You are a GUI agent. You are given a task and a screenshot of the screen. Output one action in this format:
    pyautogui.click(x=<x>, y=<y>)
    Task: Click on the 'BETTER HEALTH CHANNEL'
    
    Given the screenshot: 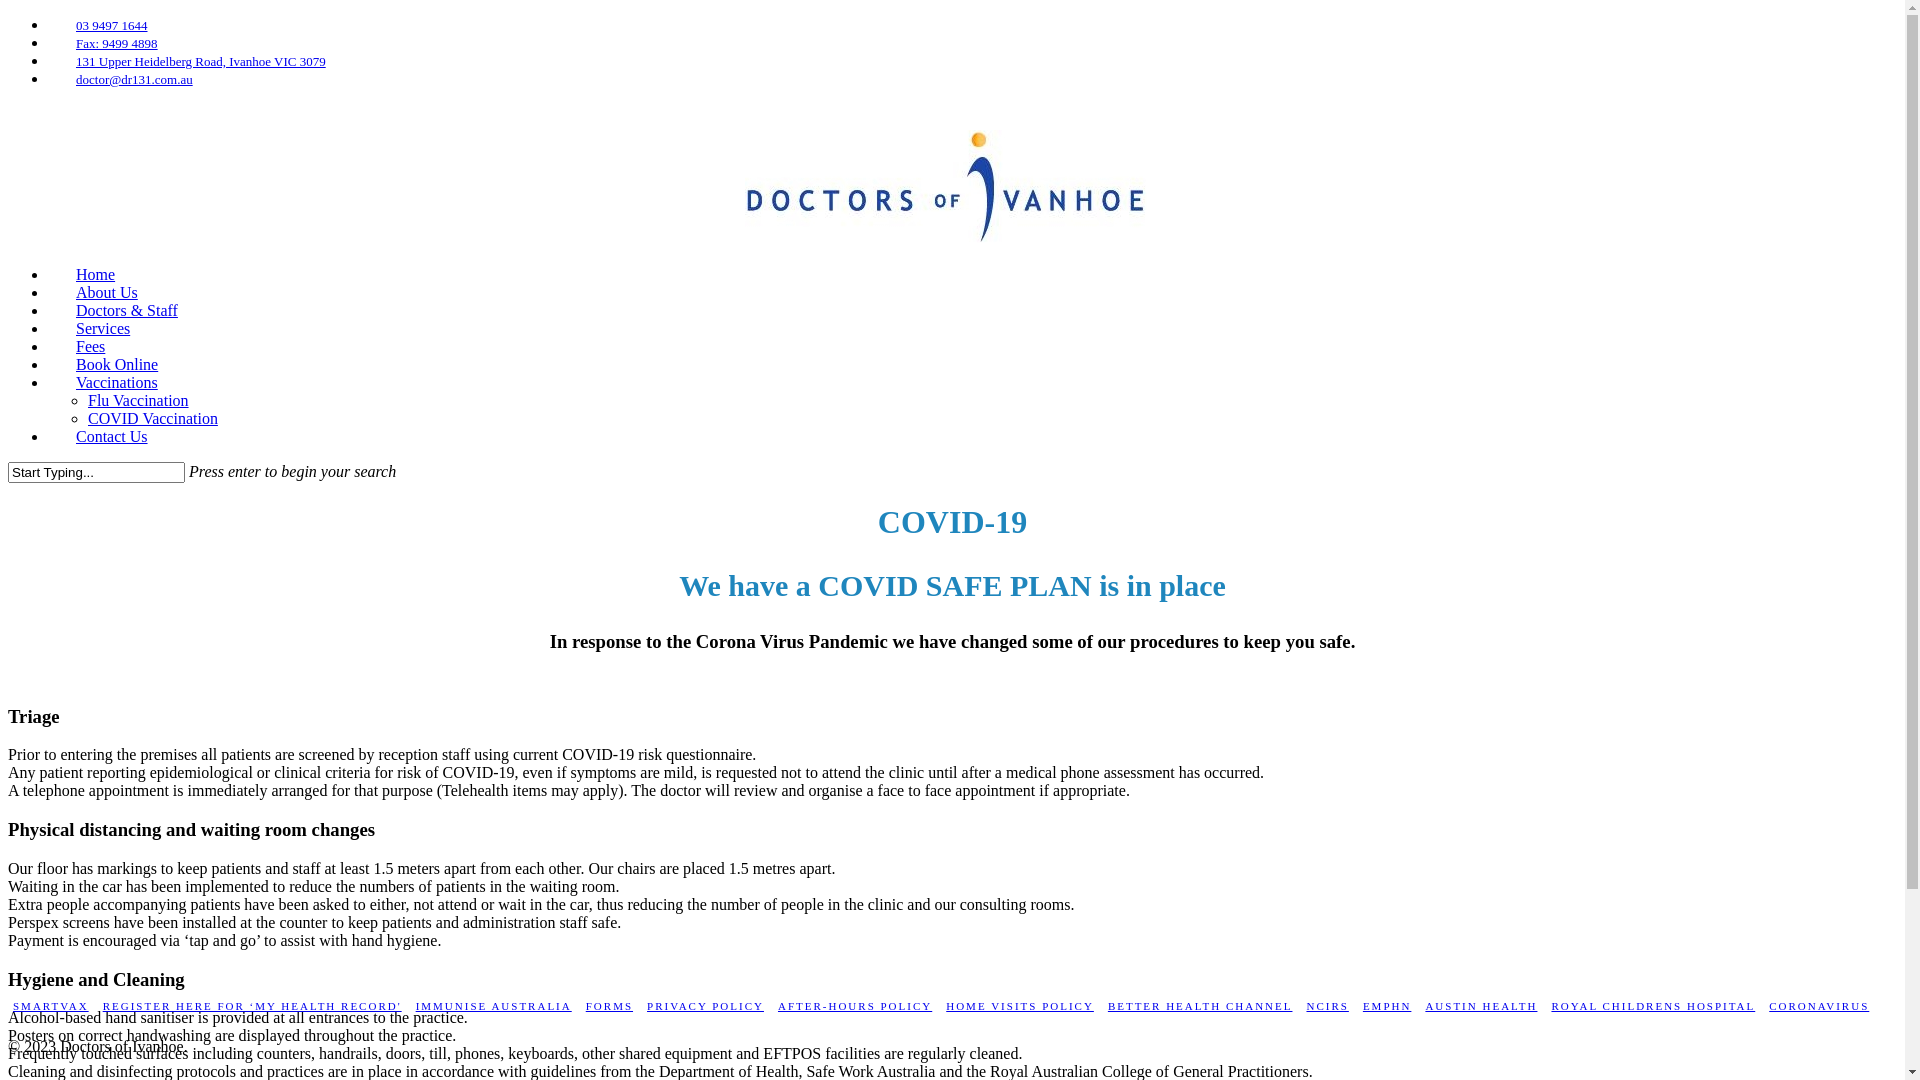 What is the action you would take?
    pyautogui.click(x=1200, y=1006)
    